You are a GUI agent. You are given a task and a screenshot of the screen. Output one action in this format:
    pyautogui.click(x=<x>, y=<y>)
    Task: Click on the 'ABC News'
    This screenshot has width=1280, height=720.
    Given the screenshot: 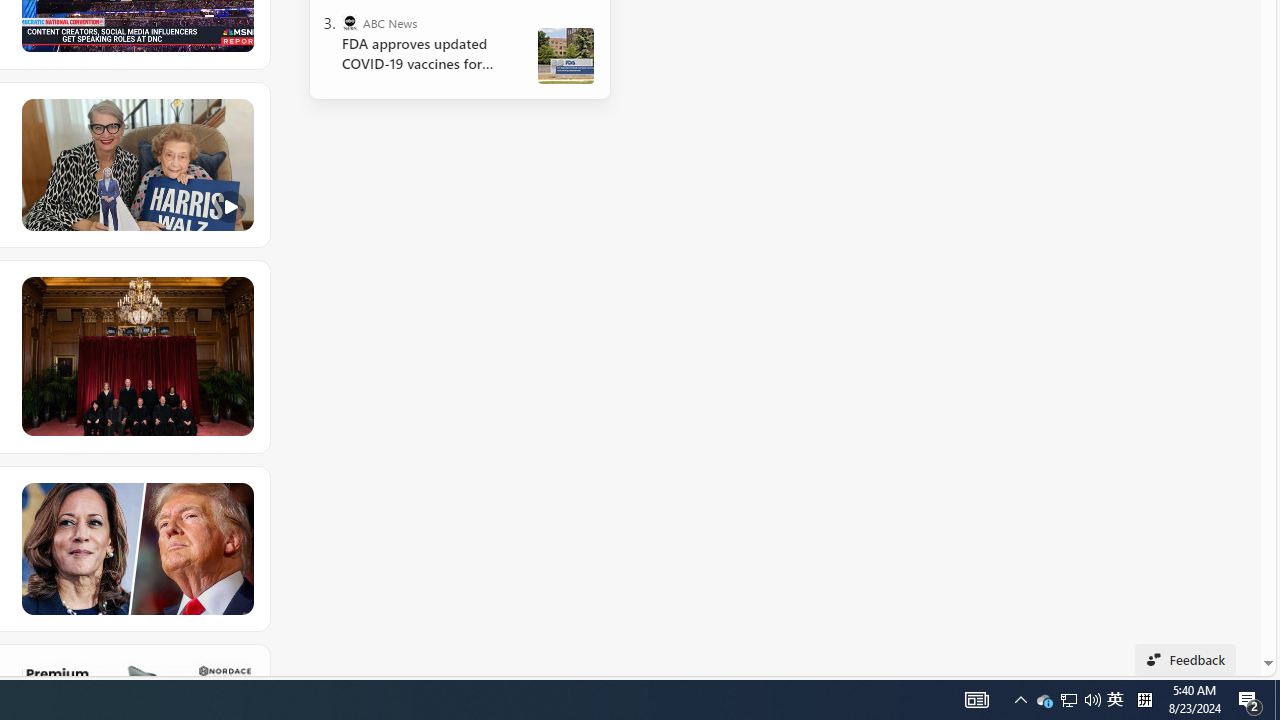 What is the action you would take?
    pyautogui.click(x=350, y=23)
    